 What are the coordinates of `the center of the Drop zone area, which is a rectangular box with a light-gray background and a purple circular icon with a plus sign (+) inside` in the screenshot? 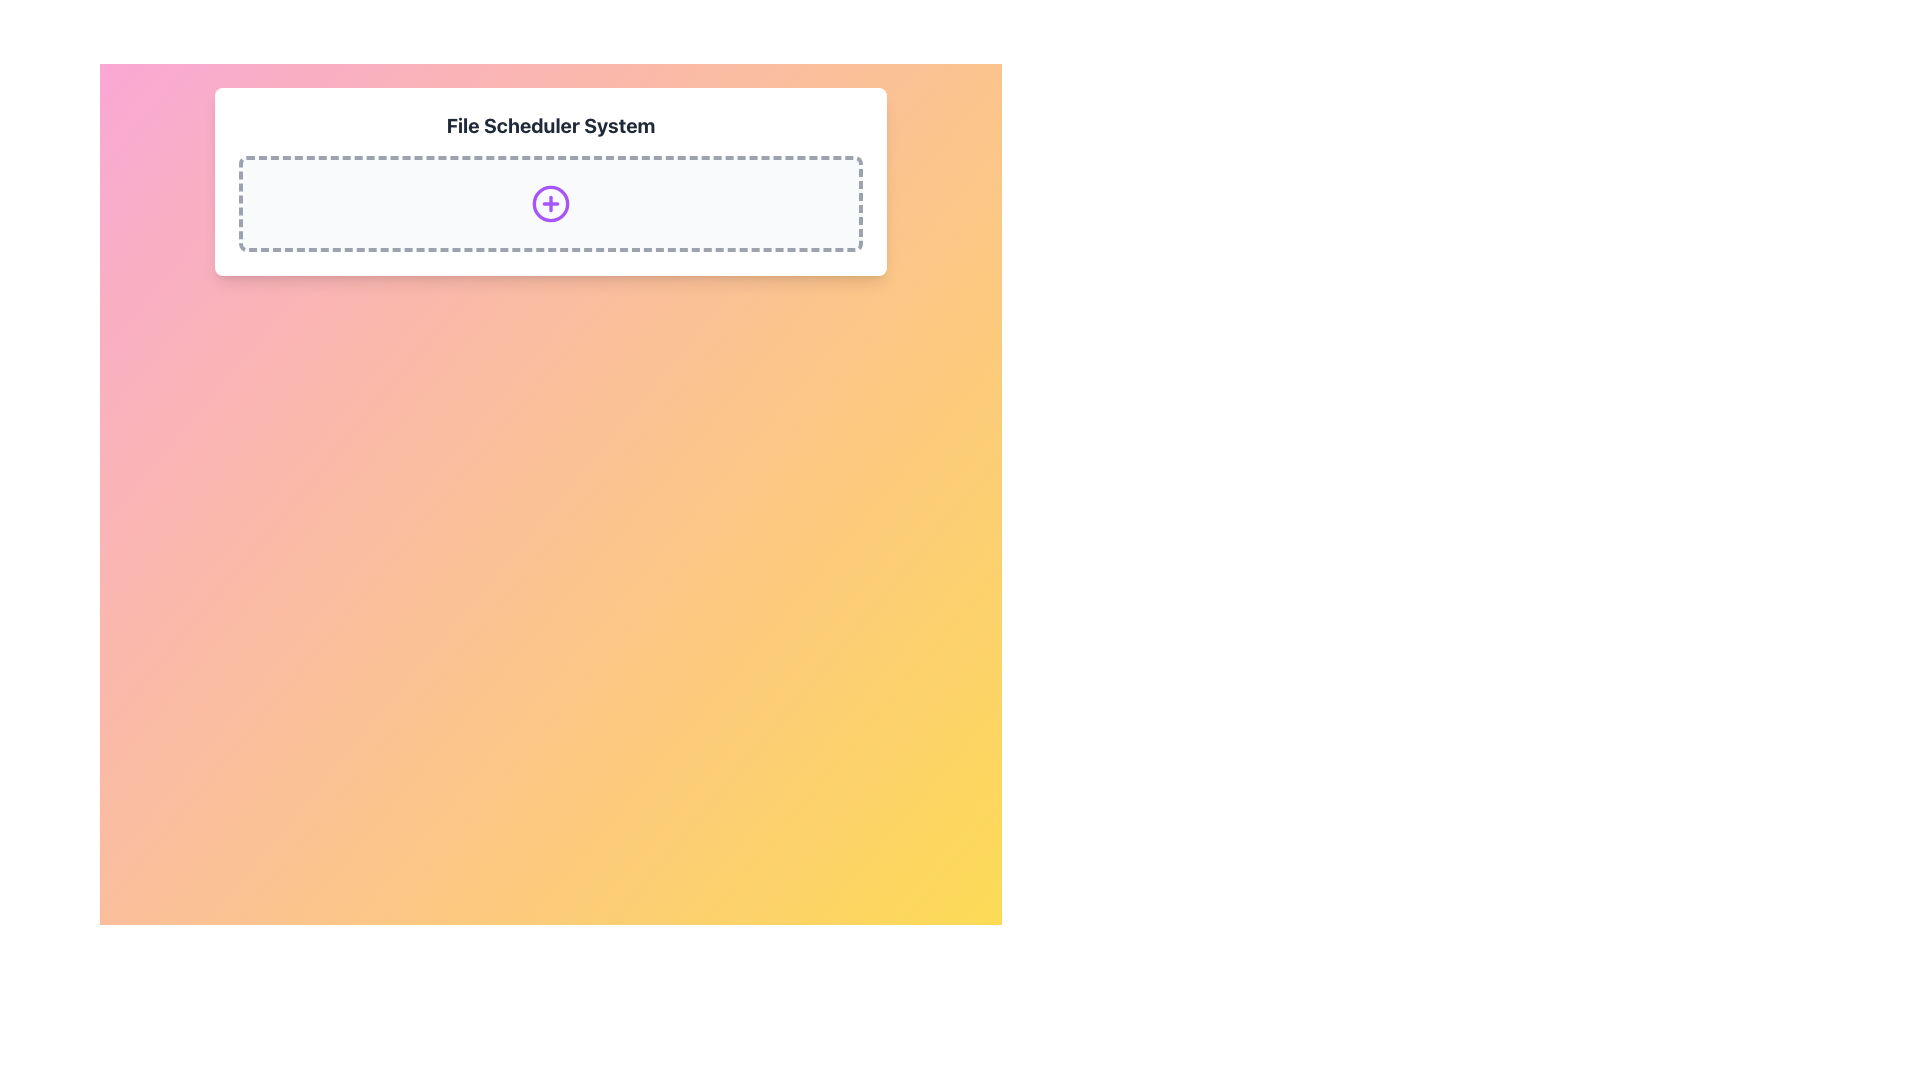 It's located at (551, 204).